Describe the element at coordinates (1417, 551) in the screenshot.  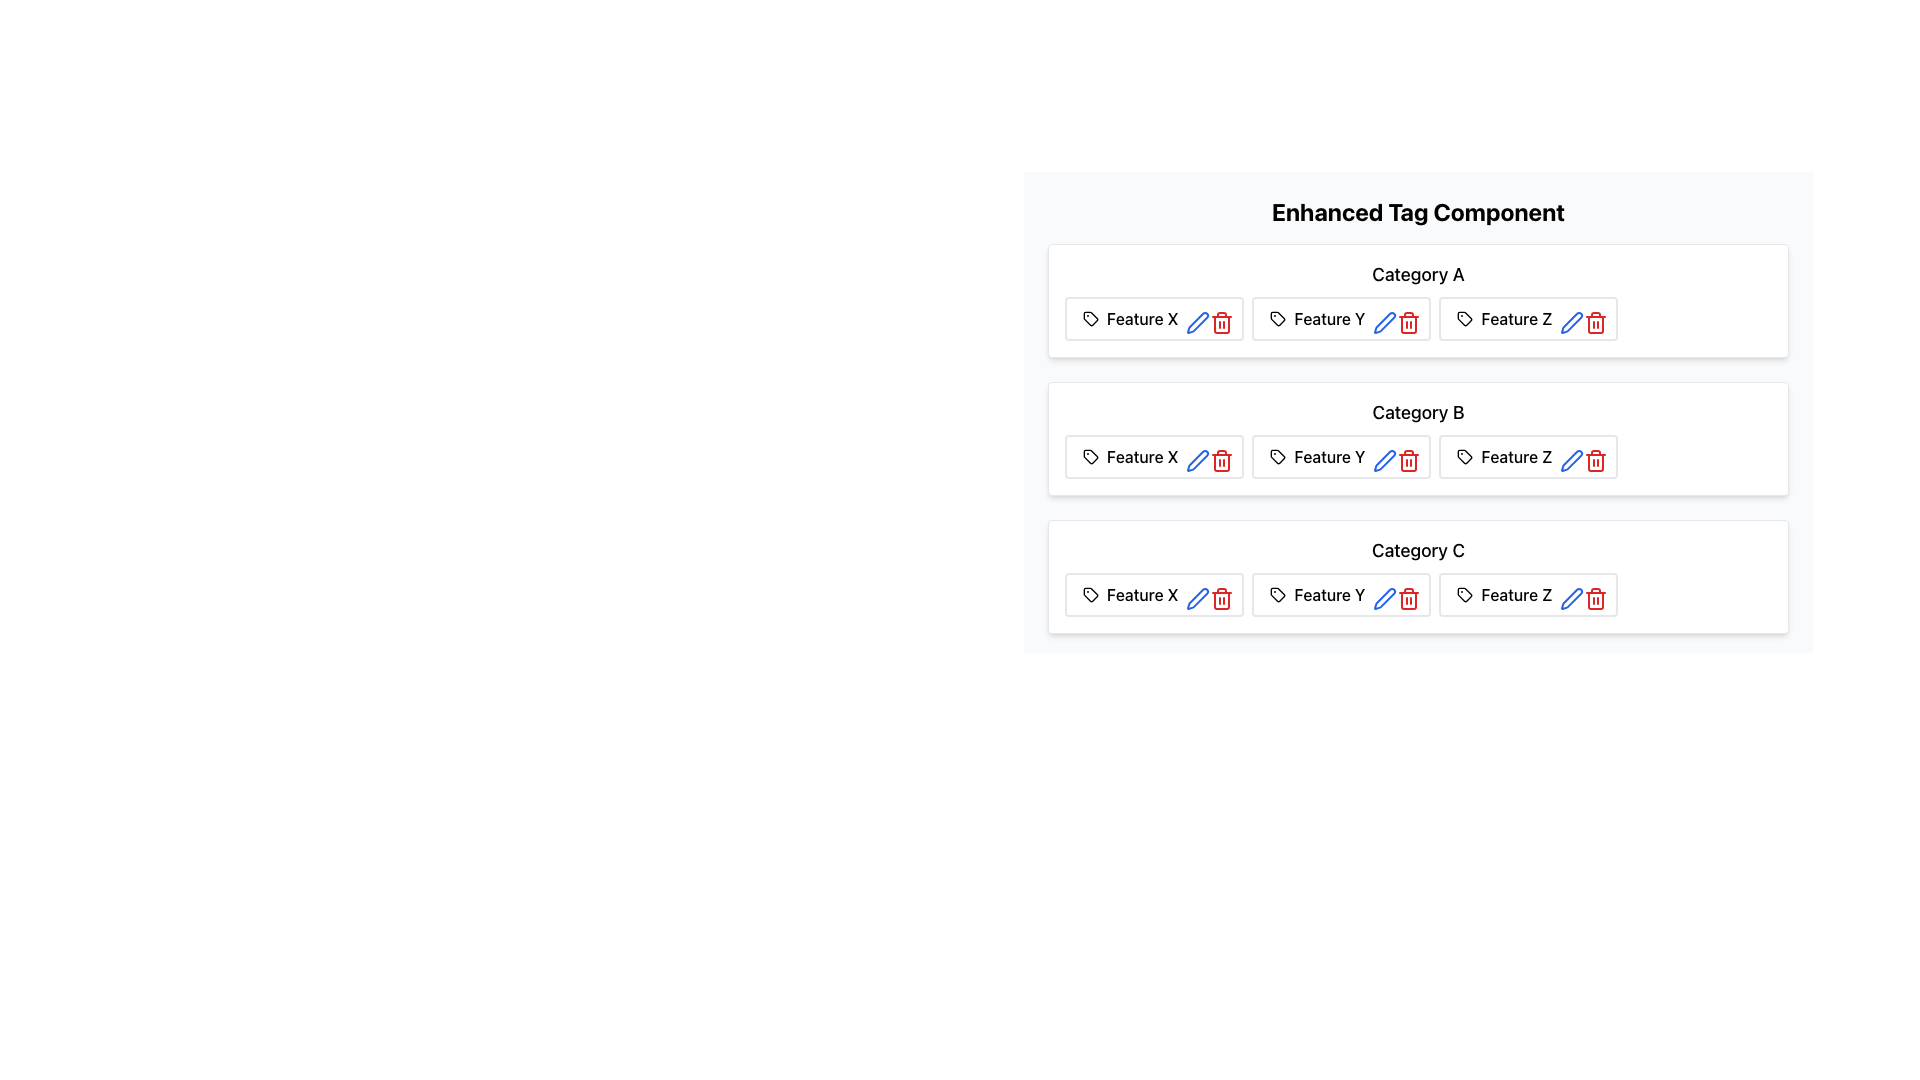
I see `the text label that serves as the title for the 'Category C' card, located at the top-center of the card, above the tags 'Feature X', 'Feature Y', and 'Feature Z'` at that location.